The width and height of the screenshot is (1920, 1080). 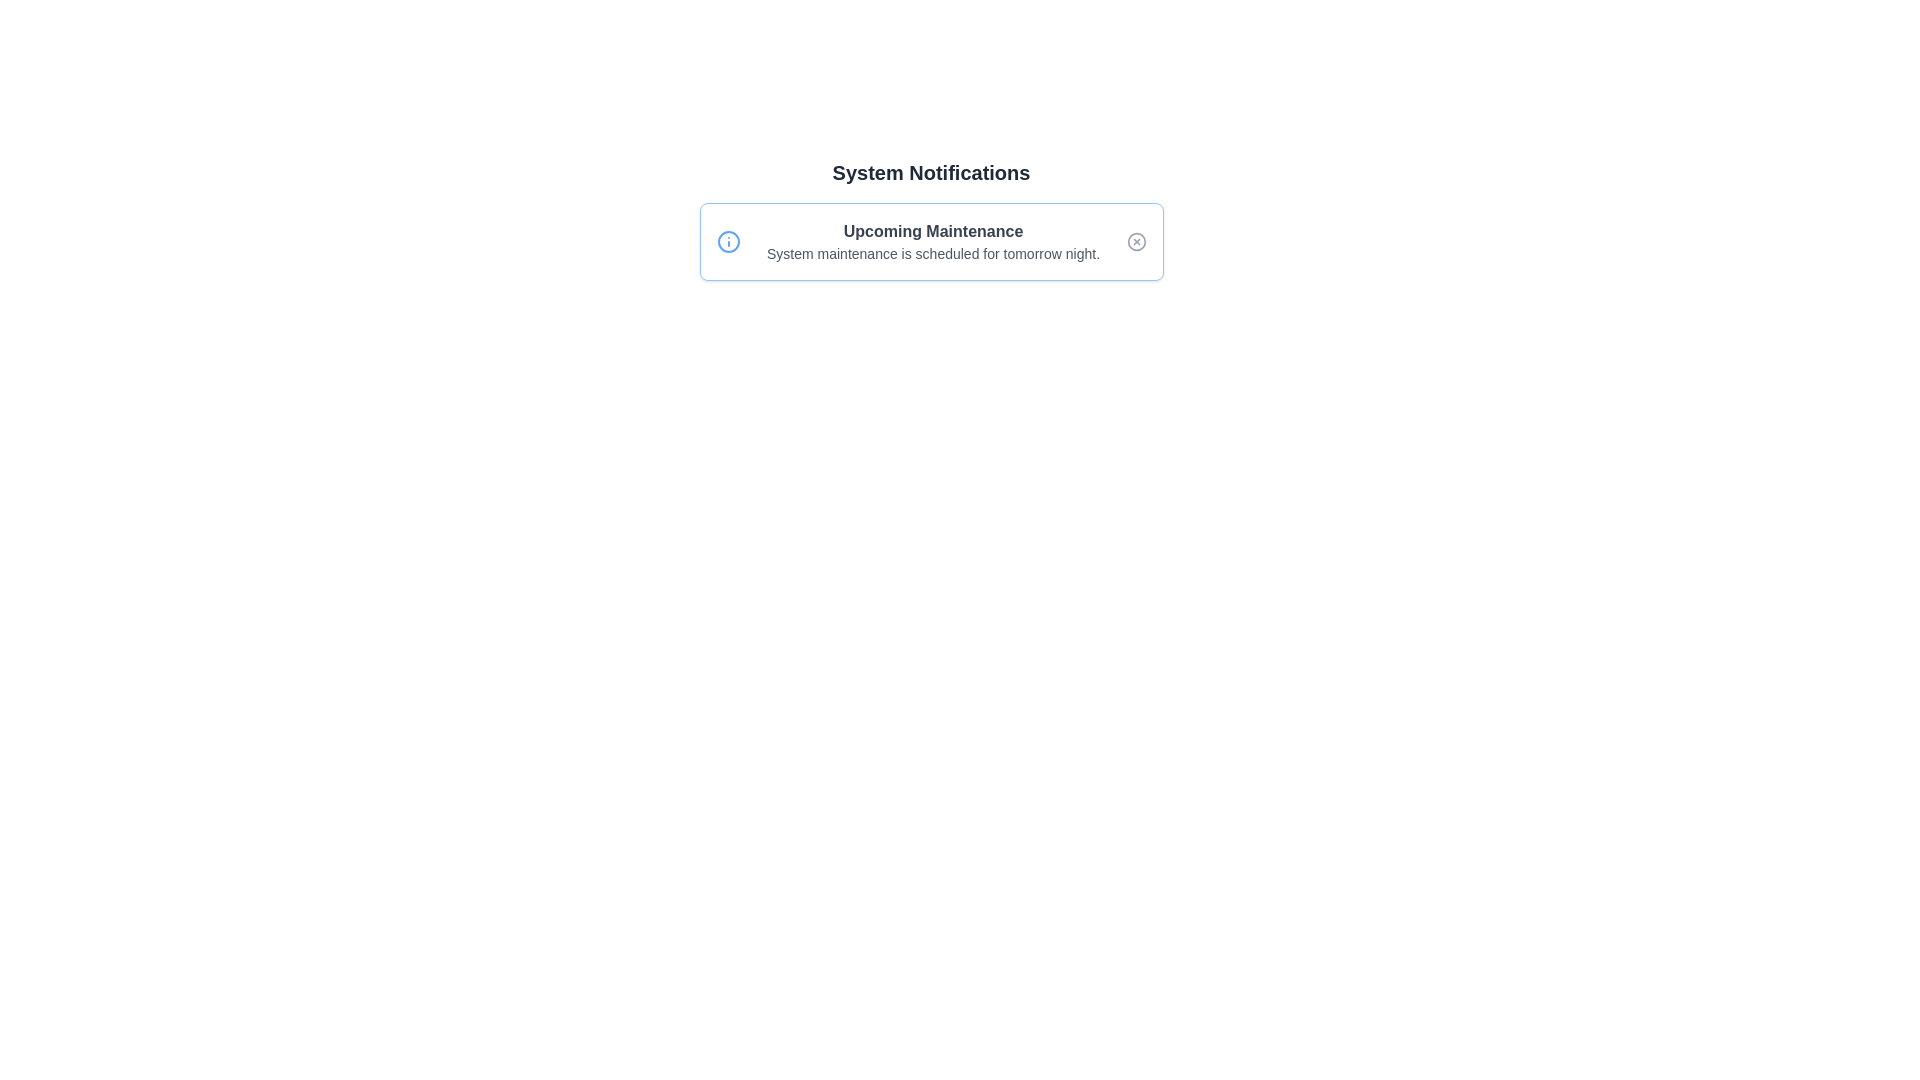 I want to click on the notification text area to focus and read the details, so click(x=930, y=241).